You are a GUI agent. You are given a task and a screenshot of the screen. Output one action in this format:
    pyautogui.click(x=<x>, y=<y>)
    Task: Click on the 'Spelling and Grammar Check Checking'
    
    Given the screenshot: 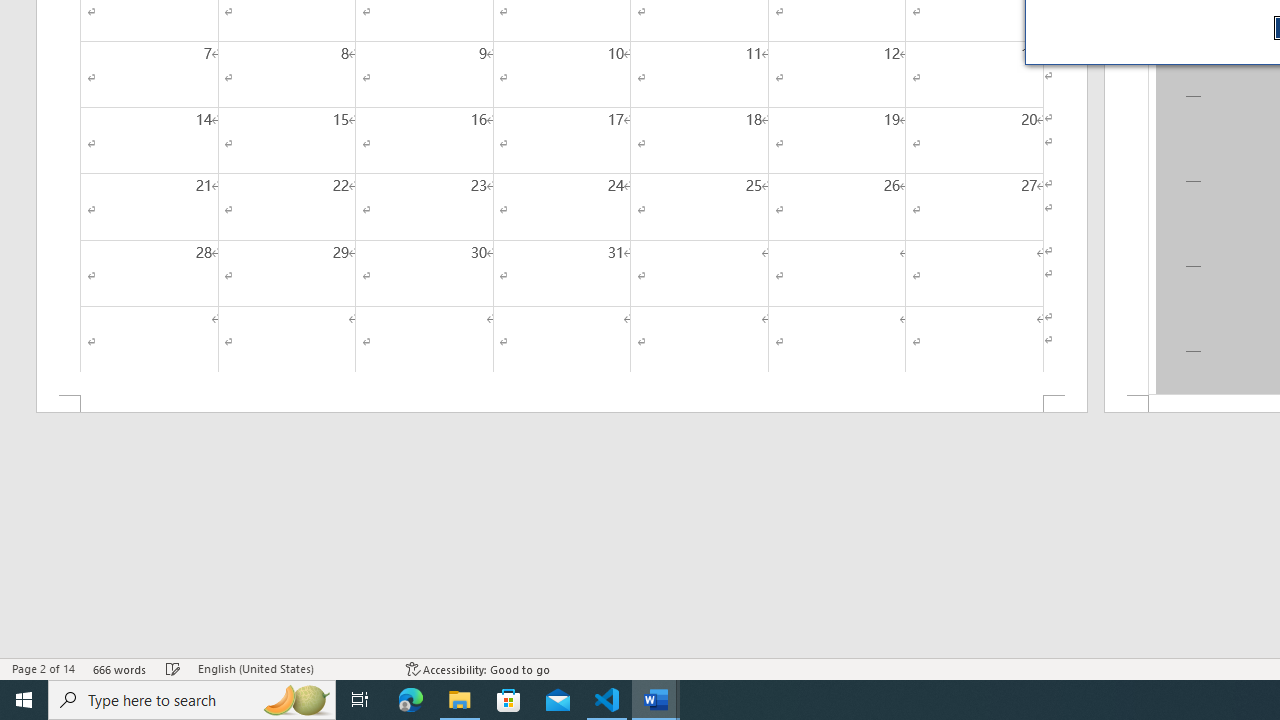 What is the action you would take?
    pyautogui.click(x=173, y=669)
    